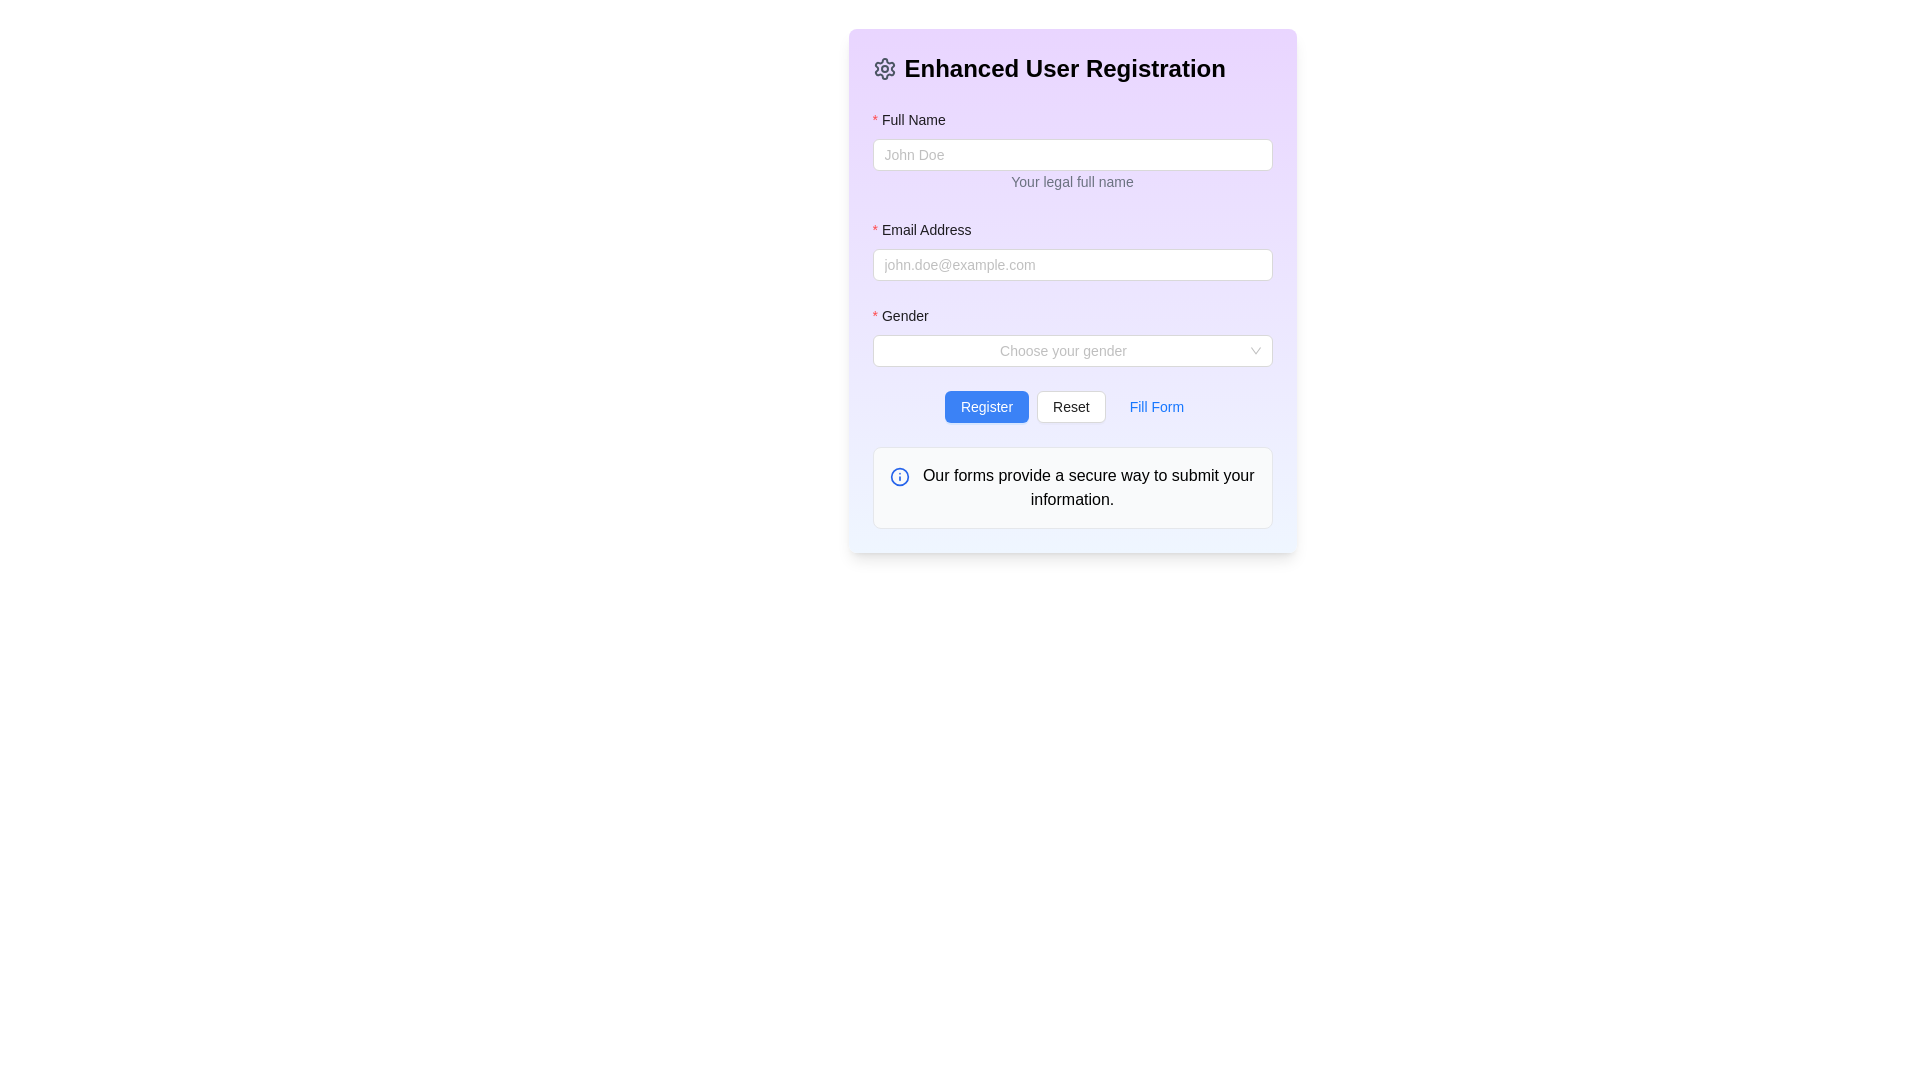 The image size is (1920, 1080). I want to click on the reset button located between the 'Register' button and the 'Fill Form' button, which resets the form fields to their initial states, so click(1070, 406).